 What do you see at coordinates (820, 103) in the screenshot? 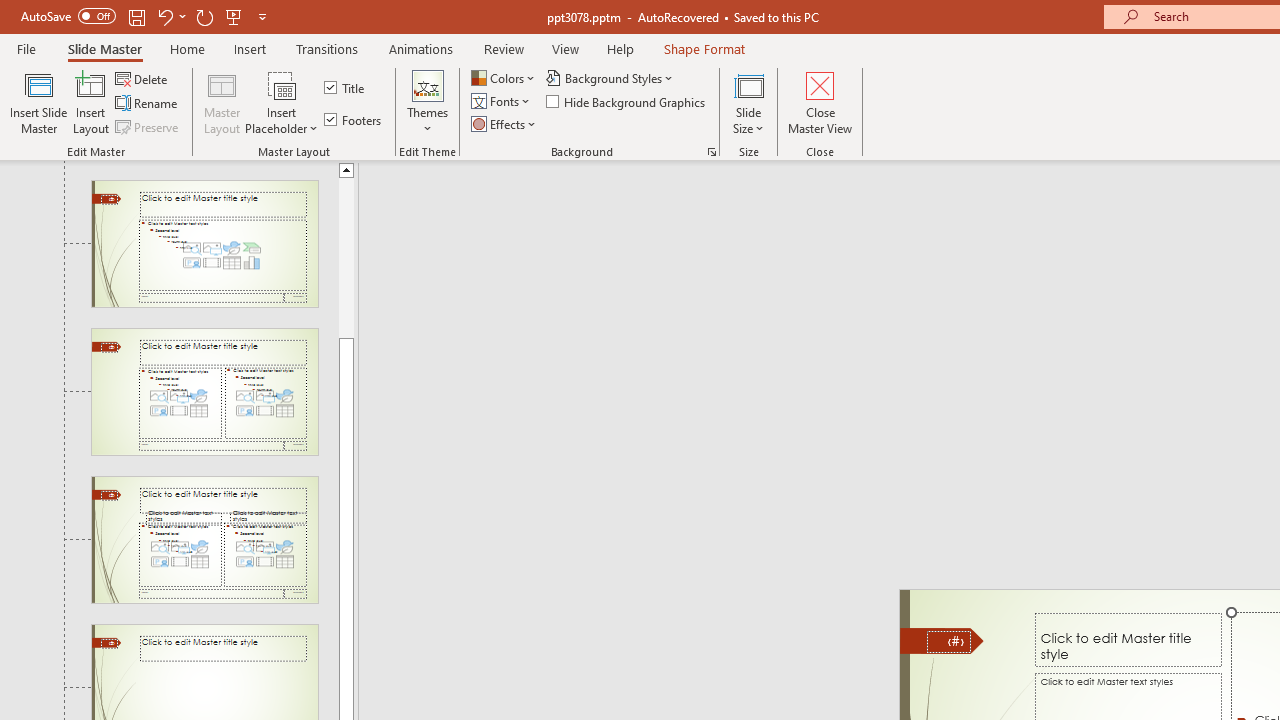
I see `'Close Master View'` at bounding box center [820, 103].